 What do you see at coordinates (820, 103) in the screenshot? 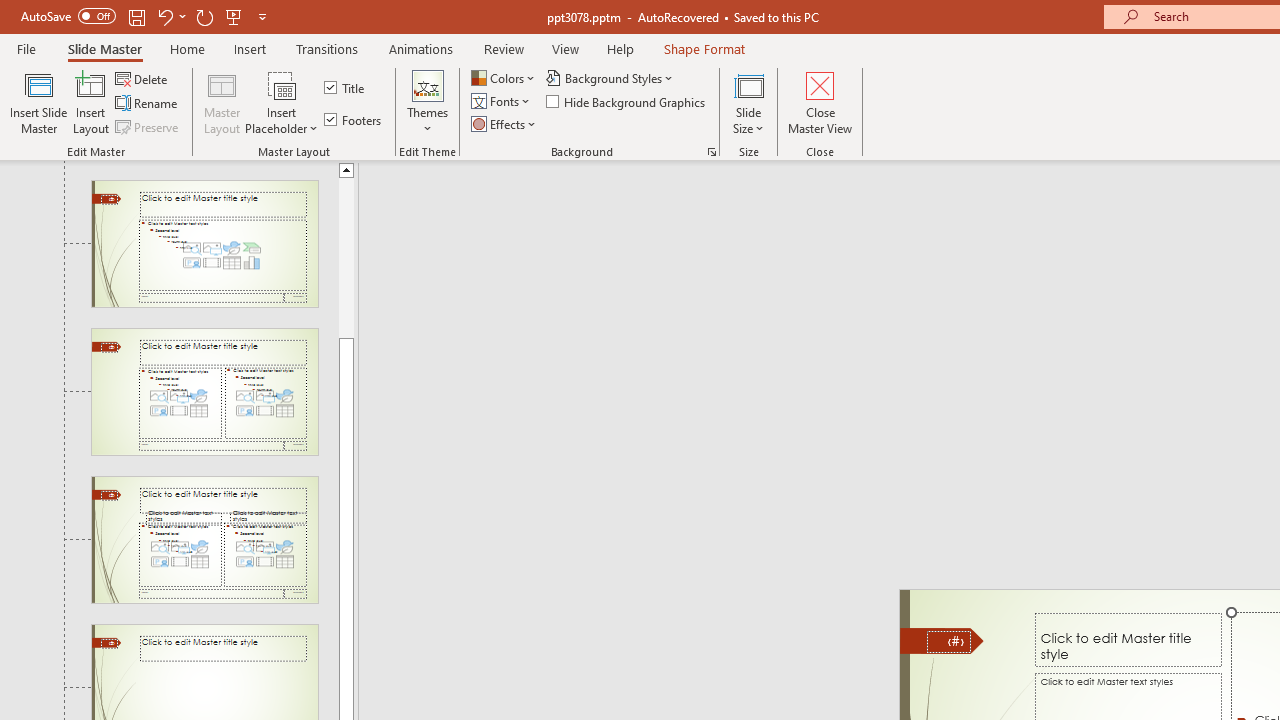
I see `'Close Master View'` at bounding box center [820, 103].